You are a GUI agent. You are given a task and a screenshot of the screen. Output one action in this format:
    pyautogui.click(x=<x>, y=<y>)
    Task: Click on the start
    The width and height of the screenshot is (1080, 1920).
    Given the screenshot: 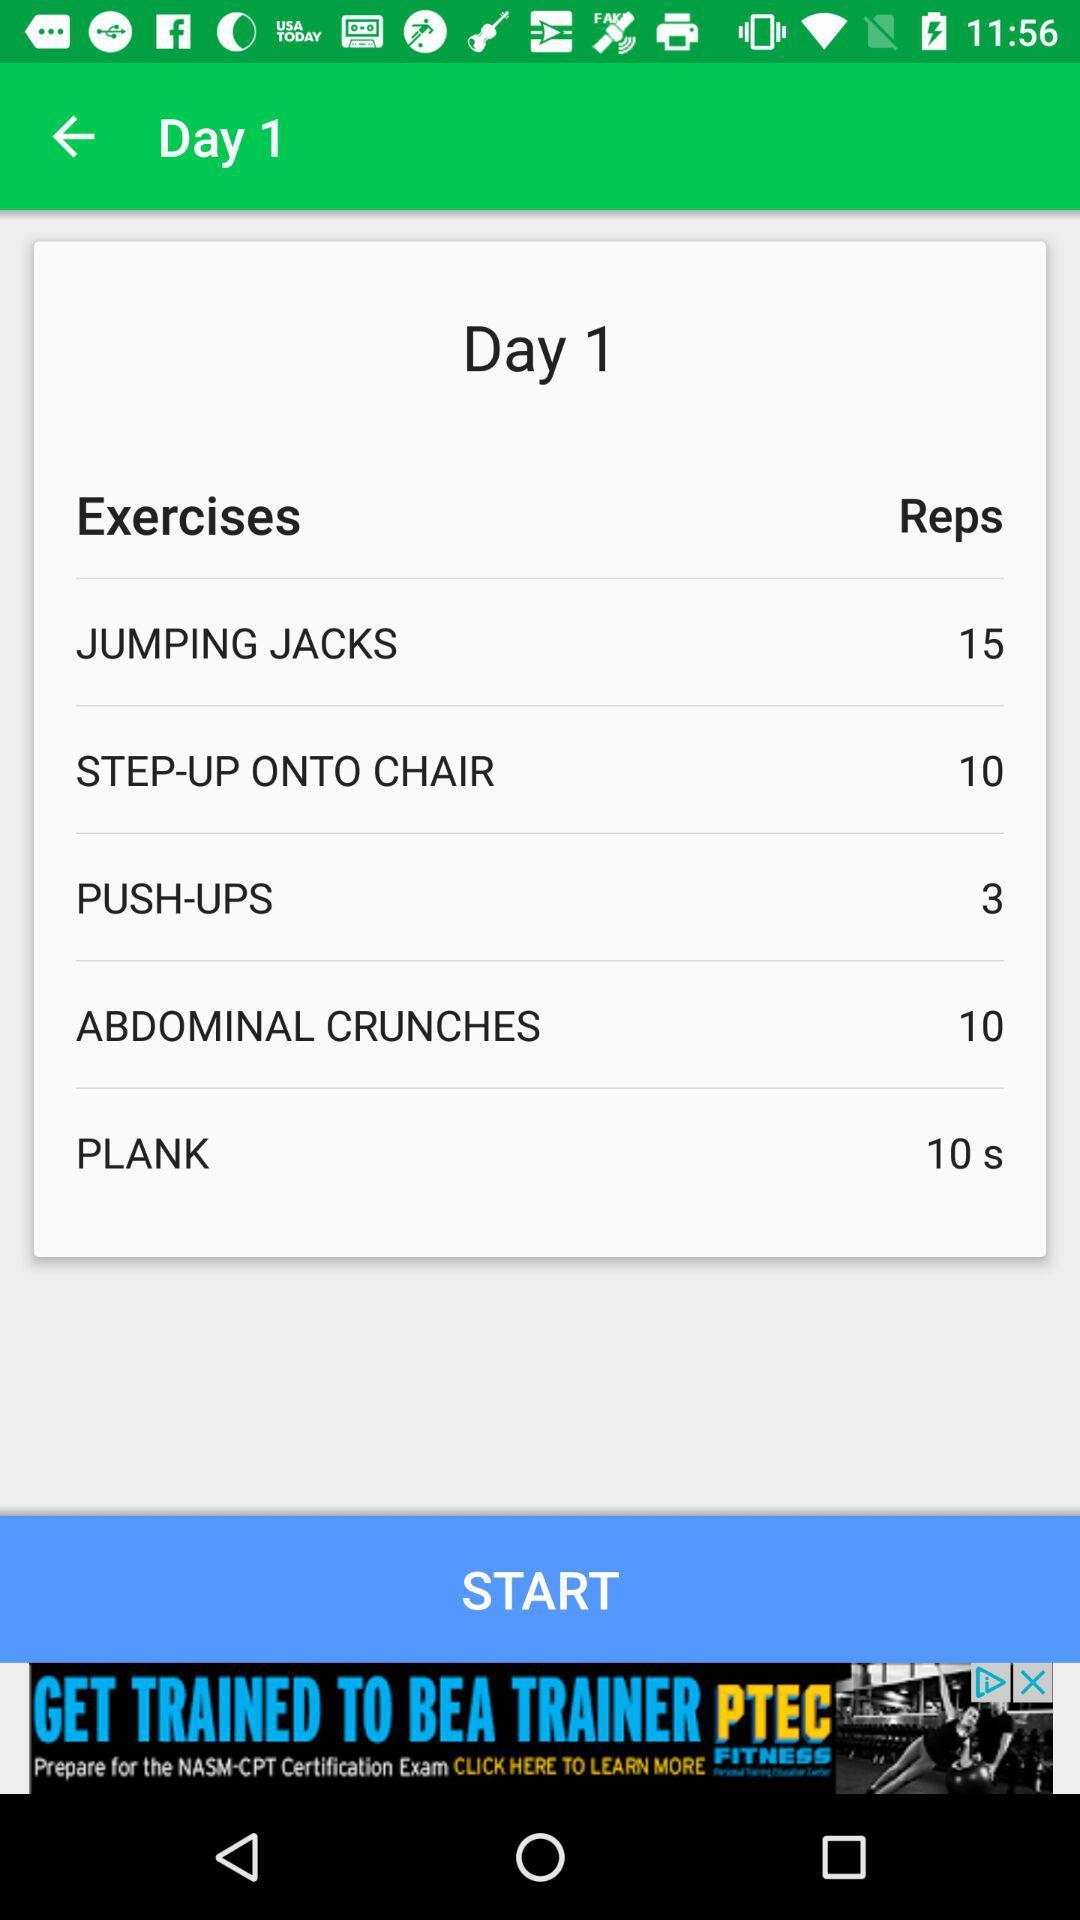 What is the action you would take?
    pyautogui.click(x=540, y=1588)
    